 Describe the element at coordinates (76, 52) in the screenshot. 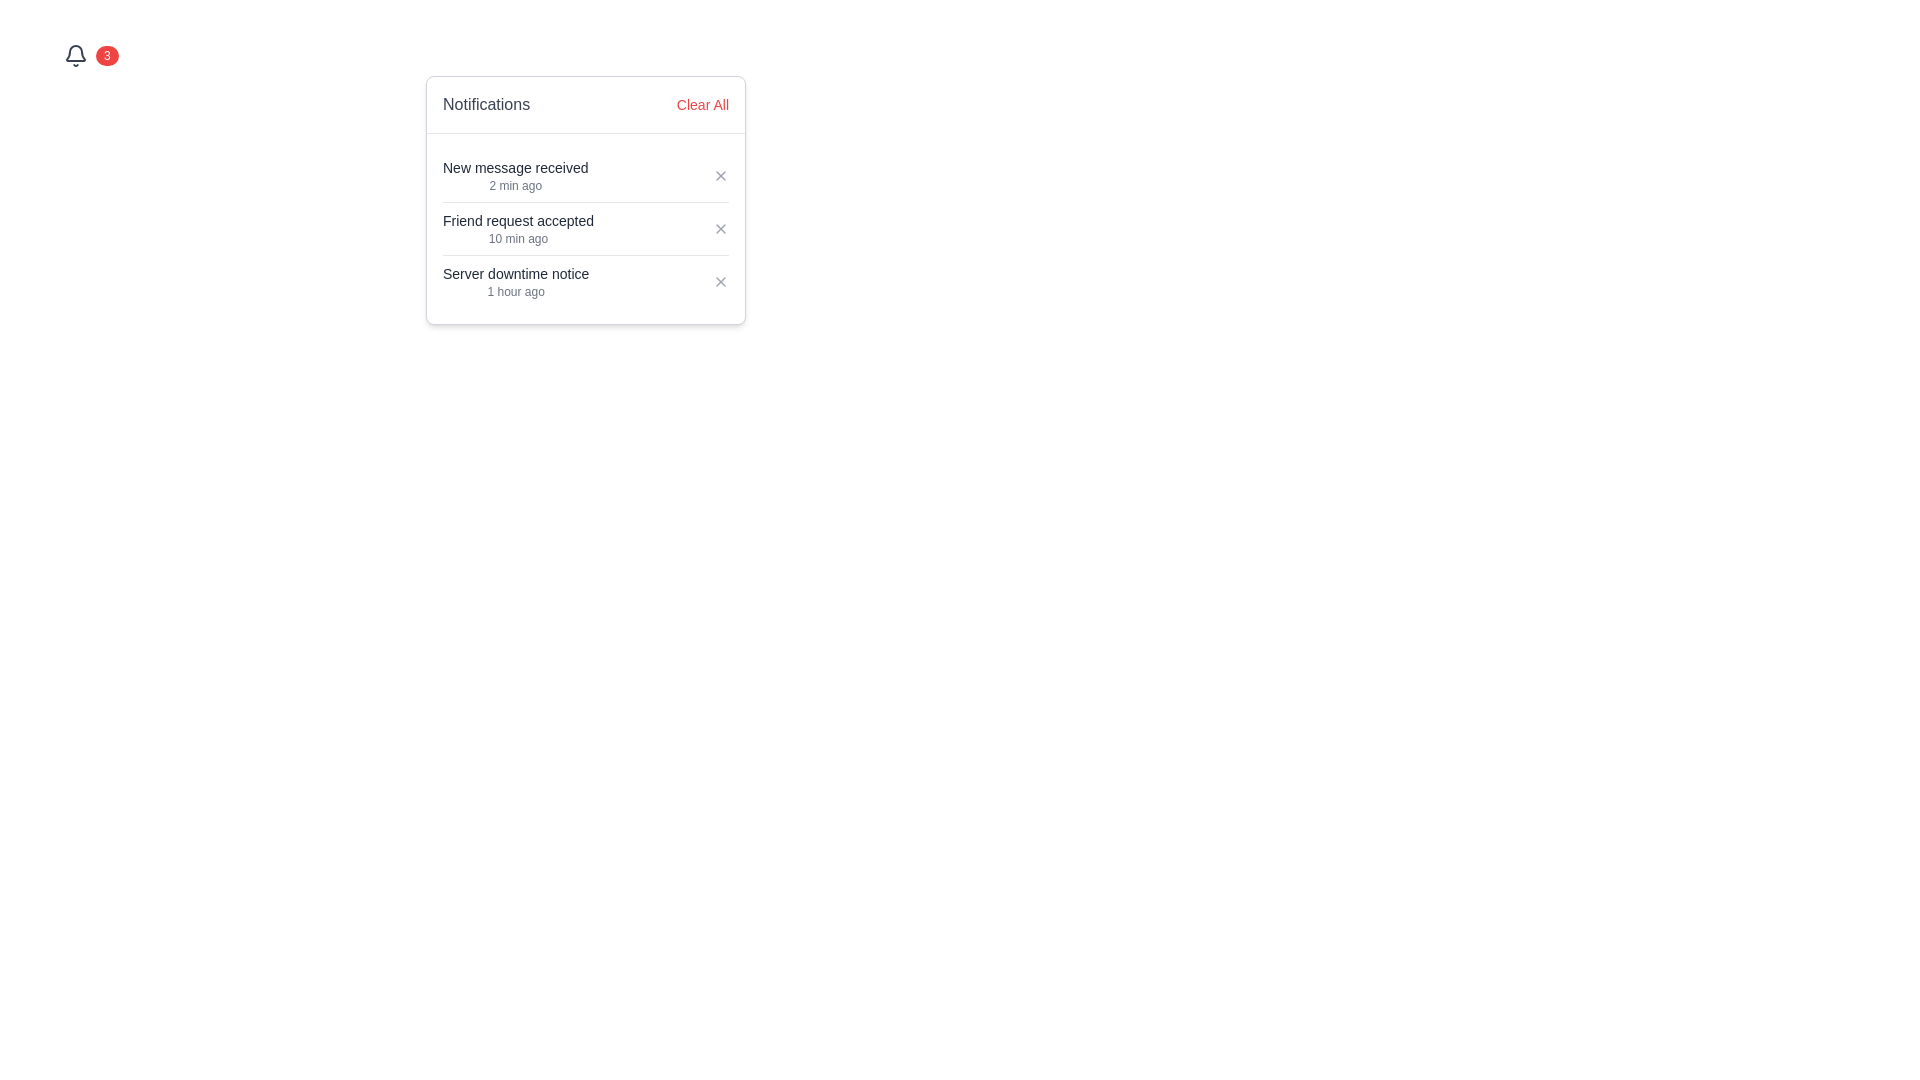

I see `the bell icon located in the upper left corner of the interface, which consists of a curved line depicting the bell's body outline` at that location.